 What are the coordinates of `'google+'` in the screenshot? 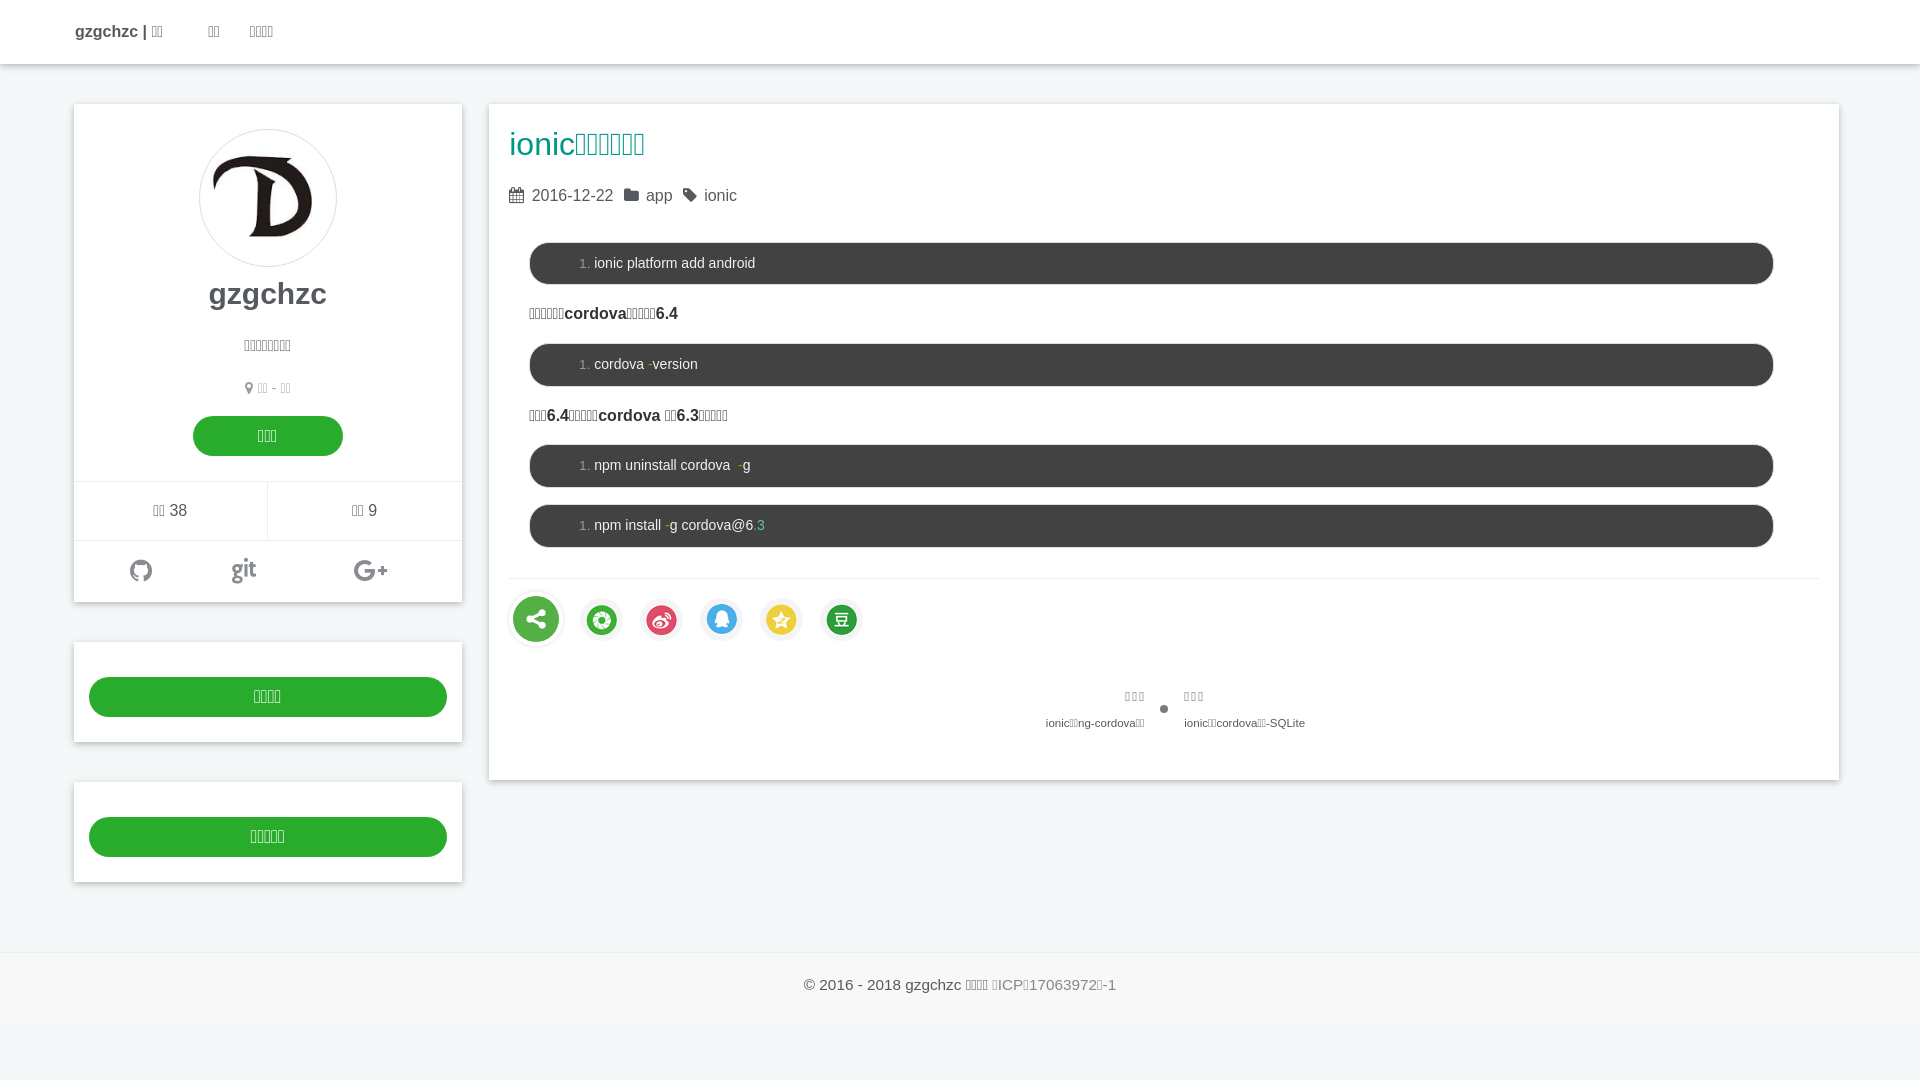 It's located at (370, 570).